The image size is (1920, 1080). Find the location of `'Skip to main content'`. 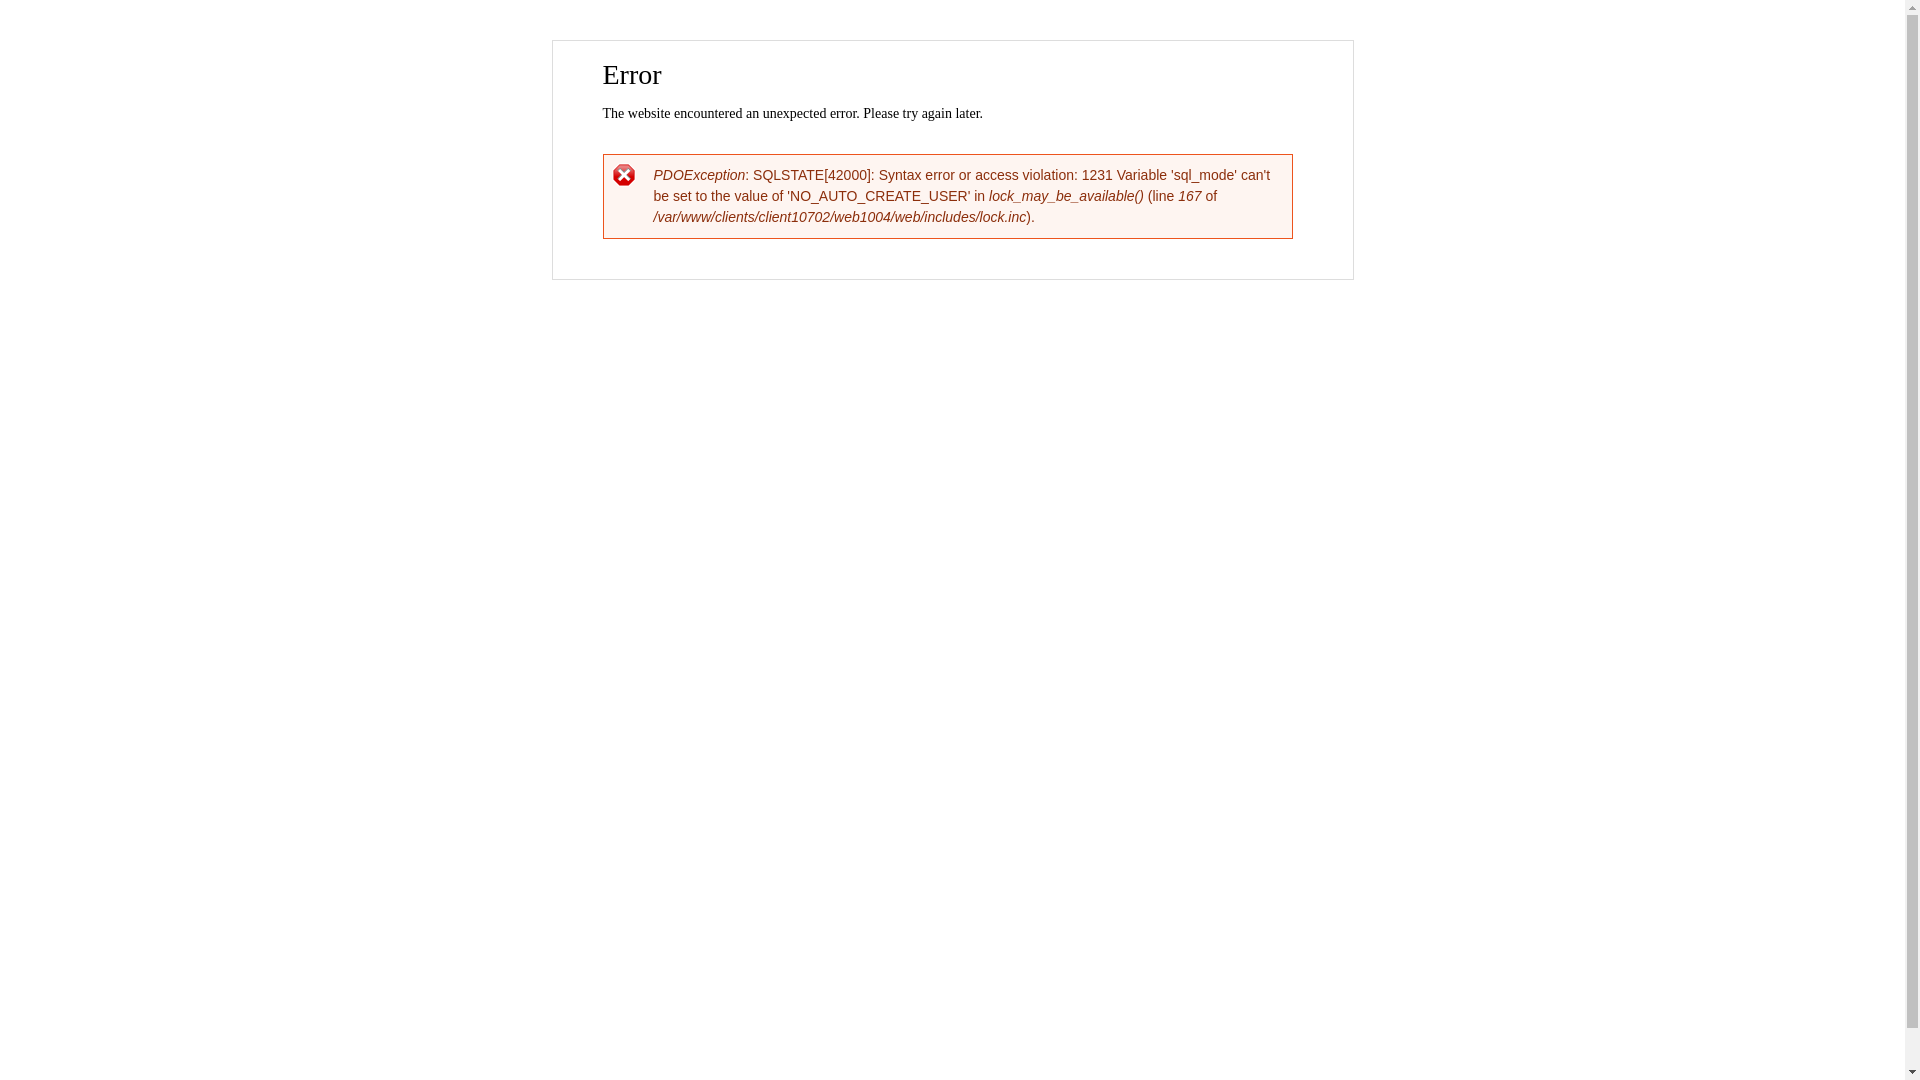

'Skip to main content' is located at coordinates (909, 42).